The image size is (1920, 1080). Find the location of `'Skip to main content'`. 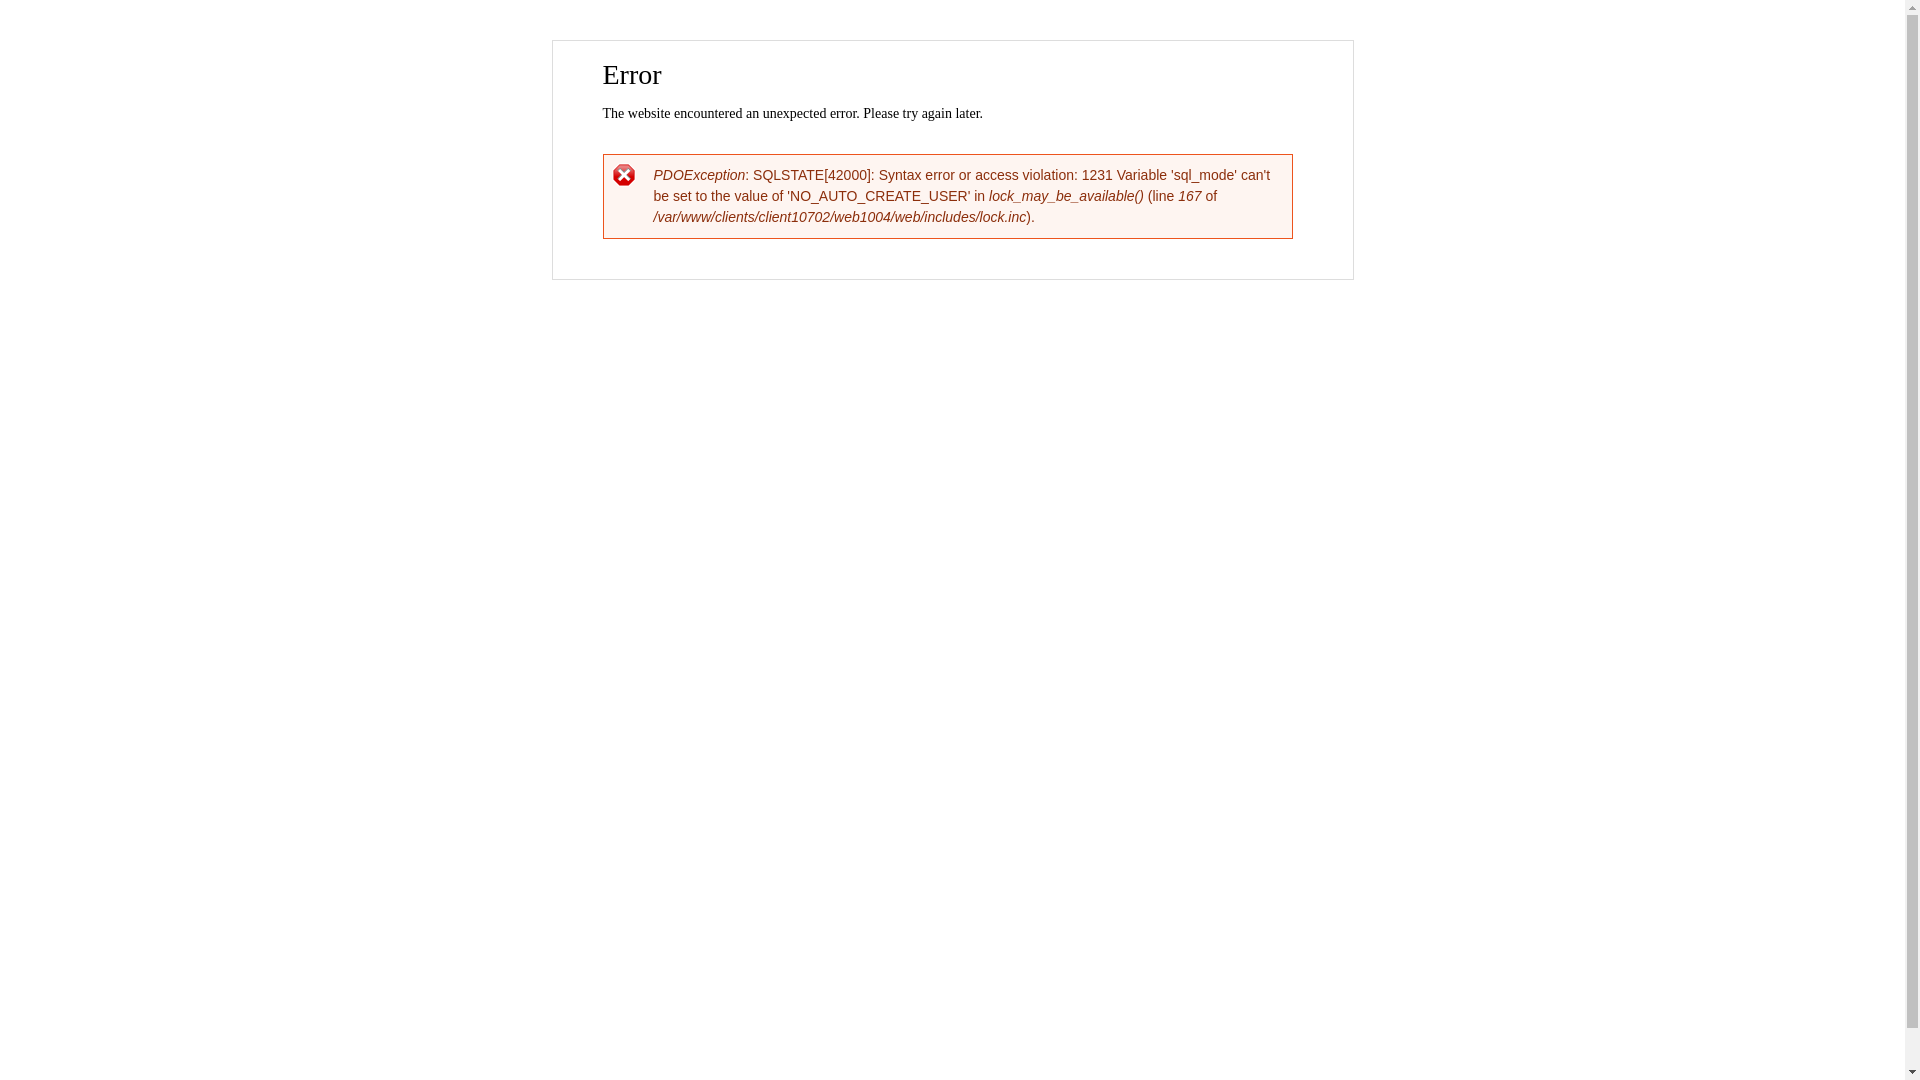

'Skip to main content' is located at coordinates (909, 42).